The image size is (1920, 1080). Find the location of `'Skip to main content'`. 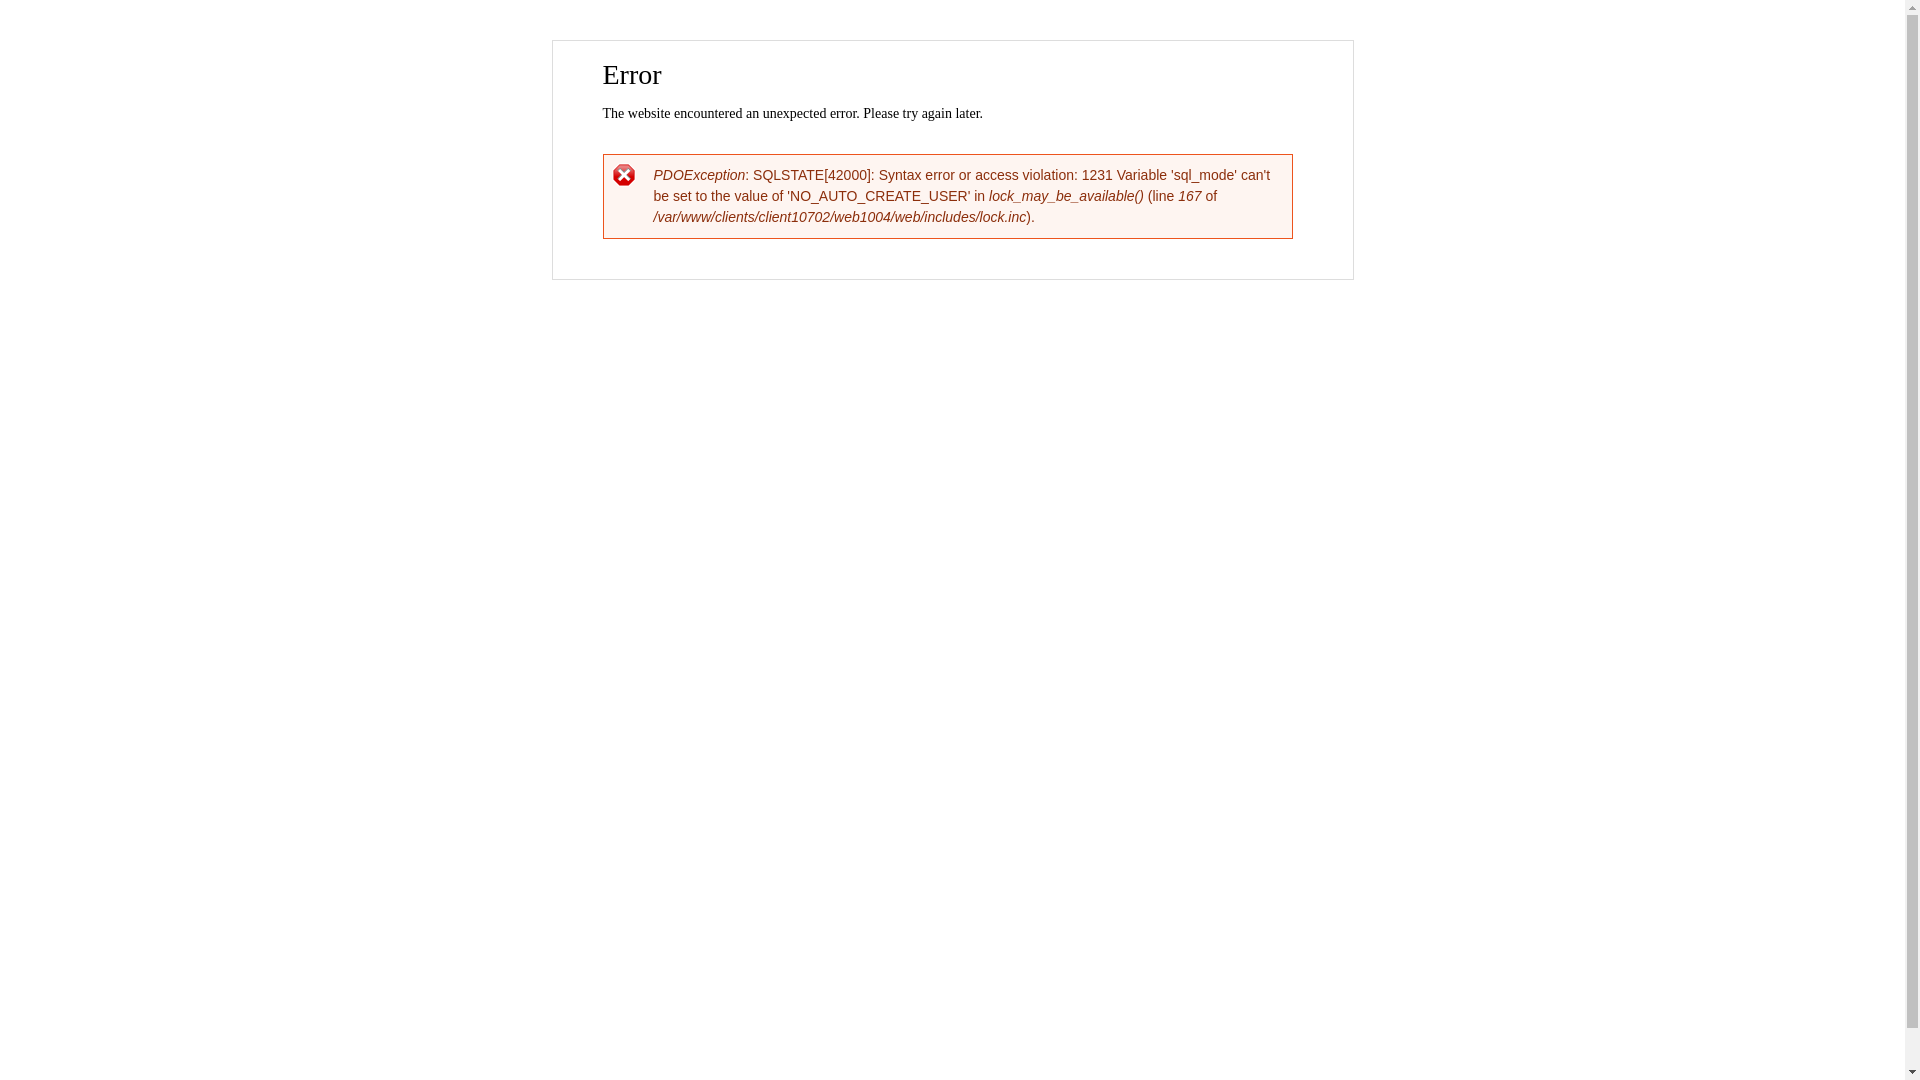

'Skip to main content' is located at coordinates (909, 42).